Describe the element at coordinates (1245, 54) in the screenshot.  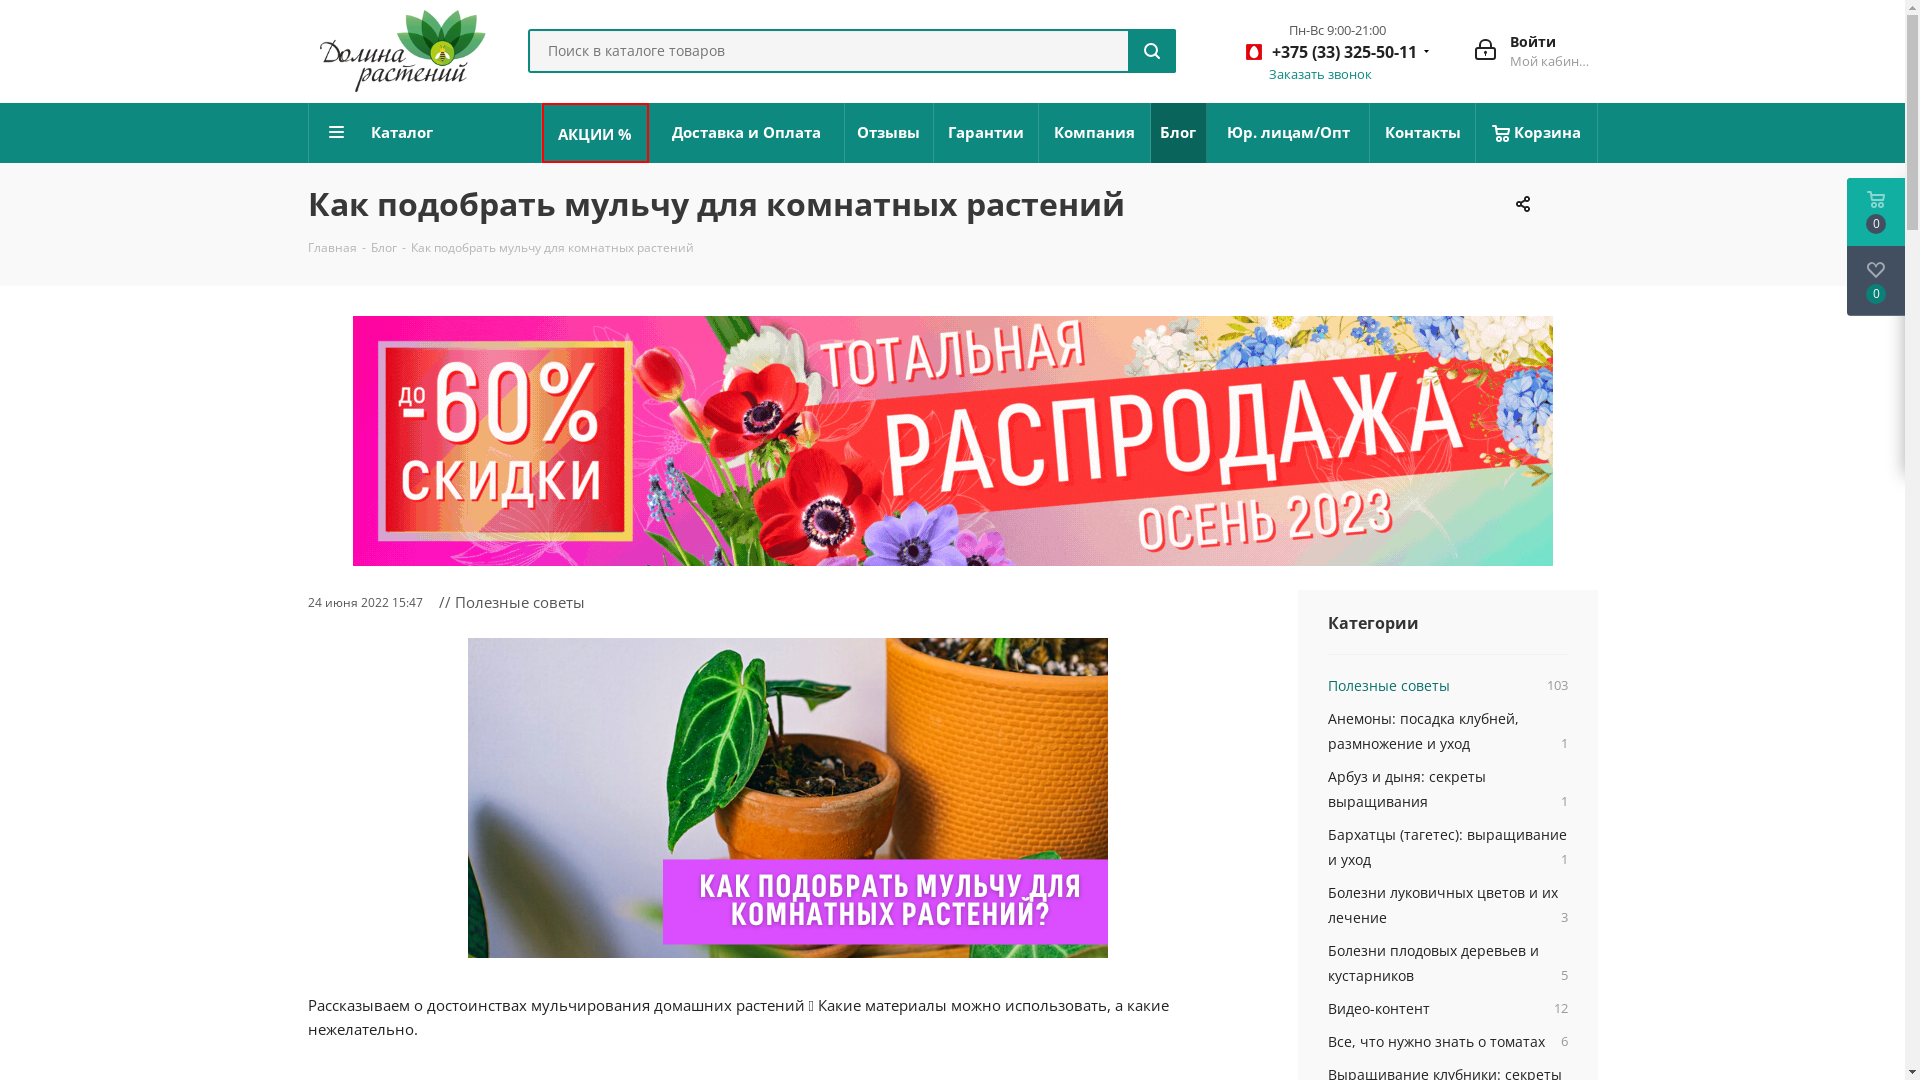
I see `'+375 (33) 325-50-11'` at that location.